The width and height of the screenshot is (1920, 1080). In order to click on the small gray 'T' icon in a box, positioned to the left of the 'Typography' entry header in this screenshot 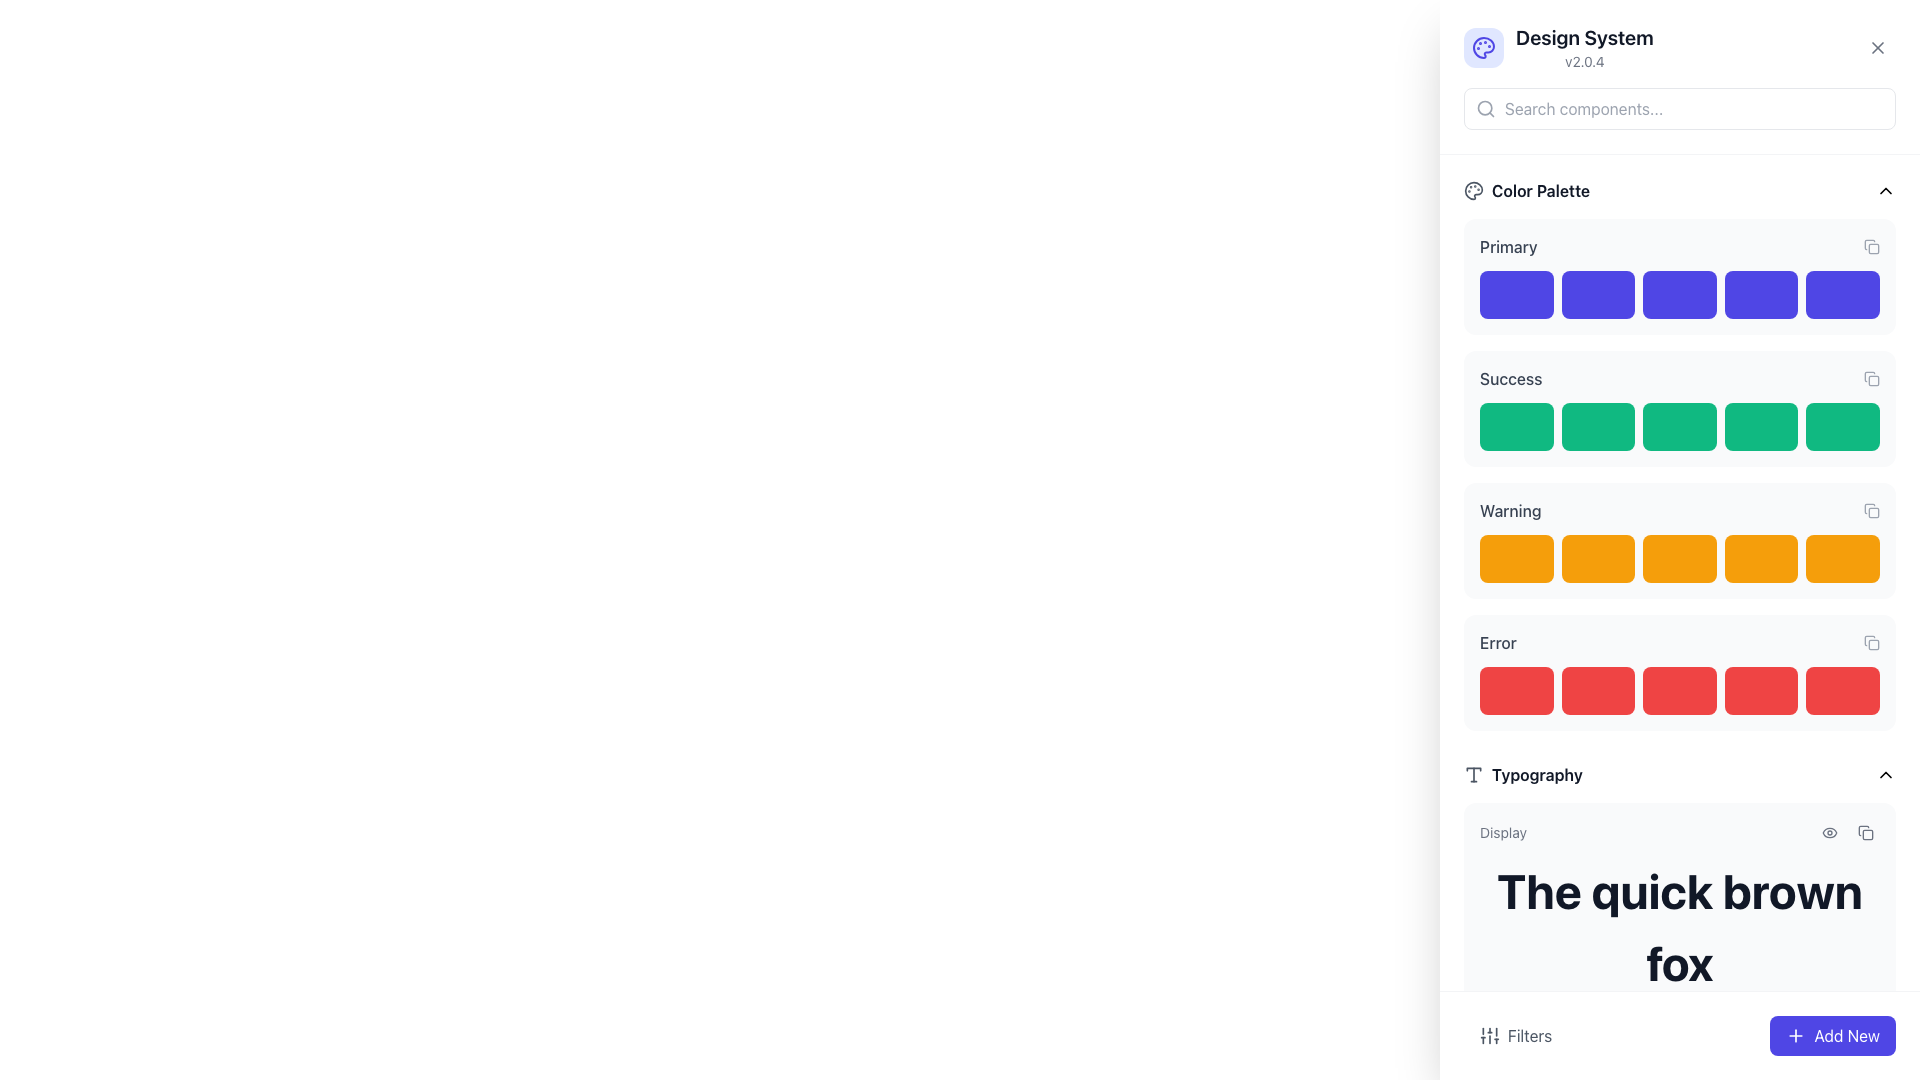, I will do `click(1473, 774)`.